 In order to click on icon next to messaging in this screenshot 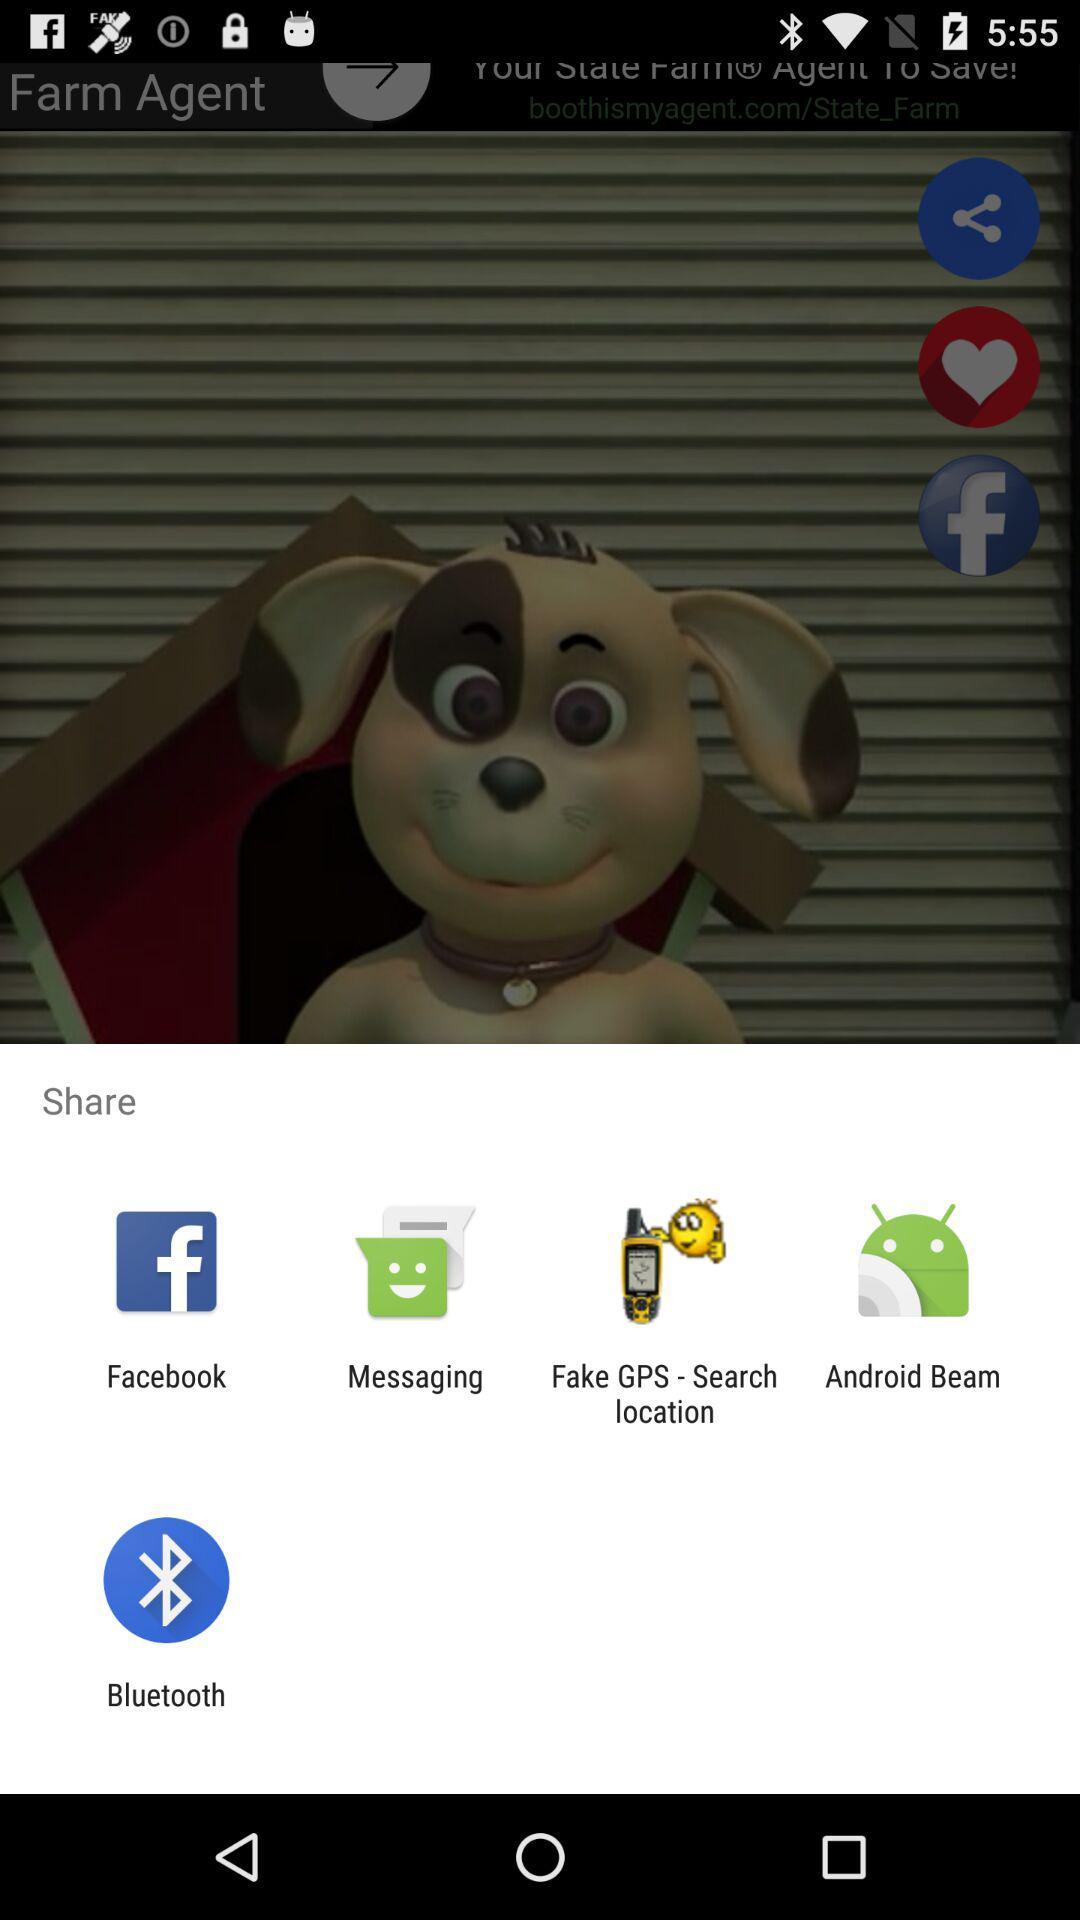, I will do `click(165, 1392)`.